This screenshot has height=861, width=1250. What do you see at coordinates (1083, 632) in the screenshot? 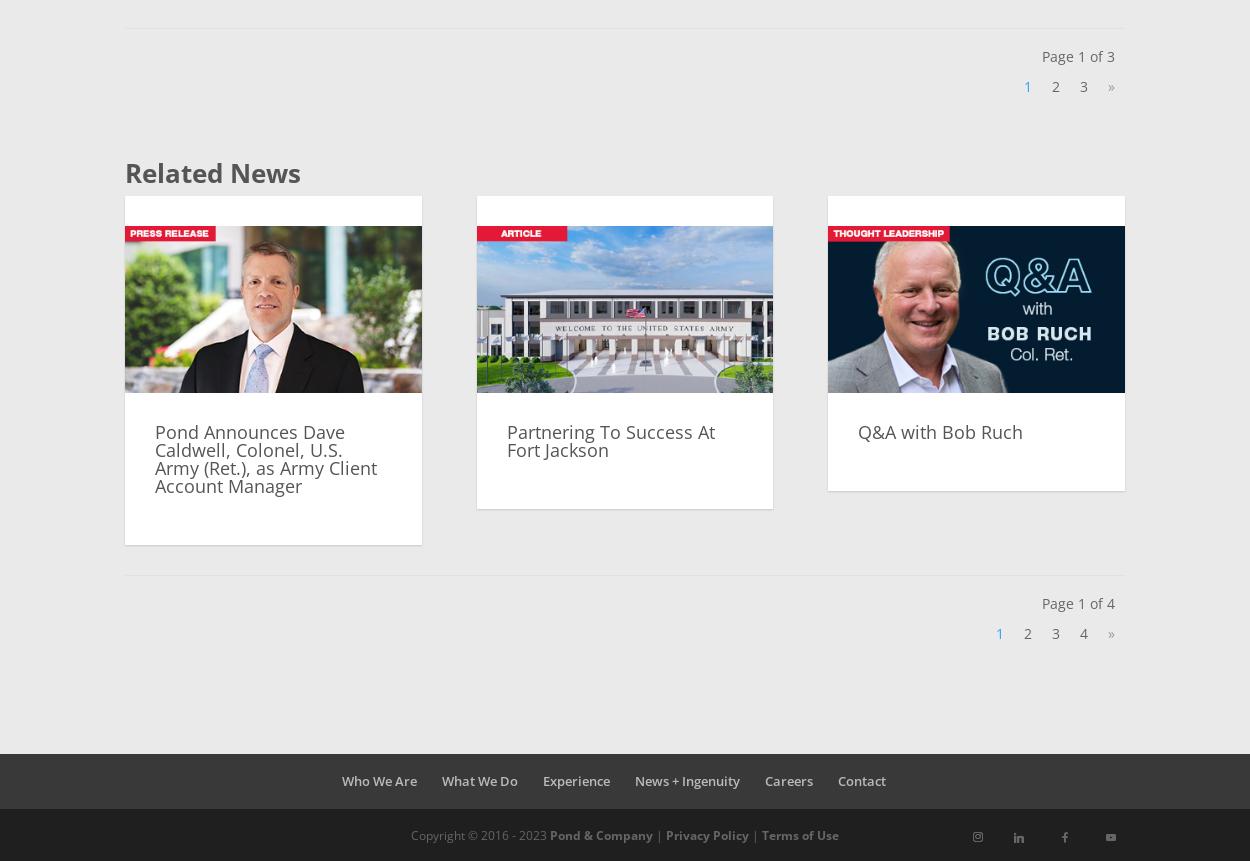
I see `'4'` at bounding box center [1083, 632].